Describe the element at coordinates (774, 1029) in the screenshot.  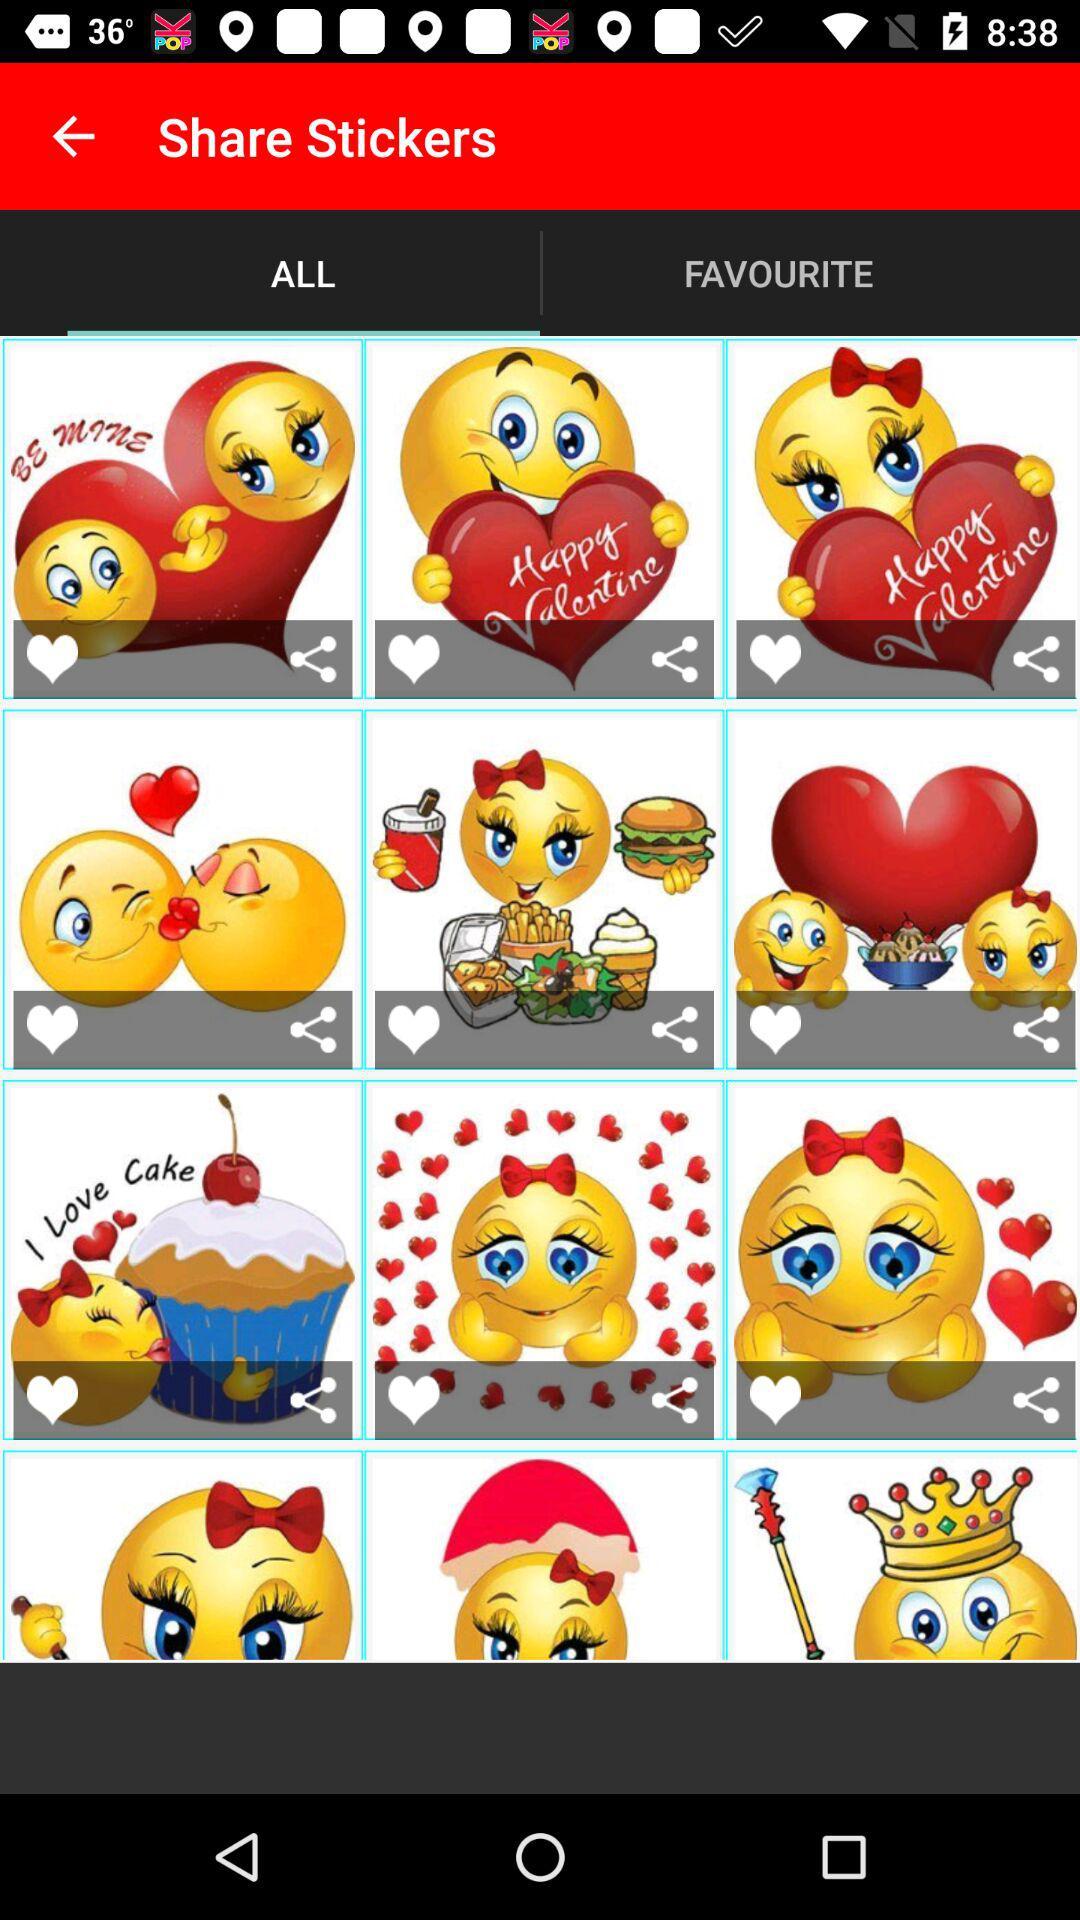
I see `favorite` at that location.